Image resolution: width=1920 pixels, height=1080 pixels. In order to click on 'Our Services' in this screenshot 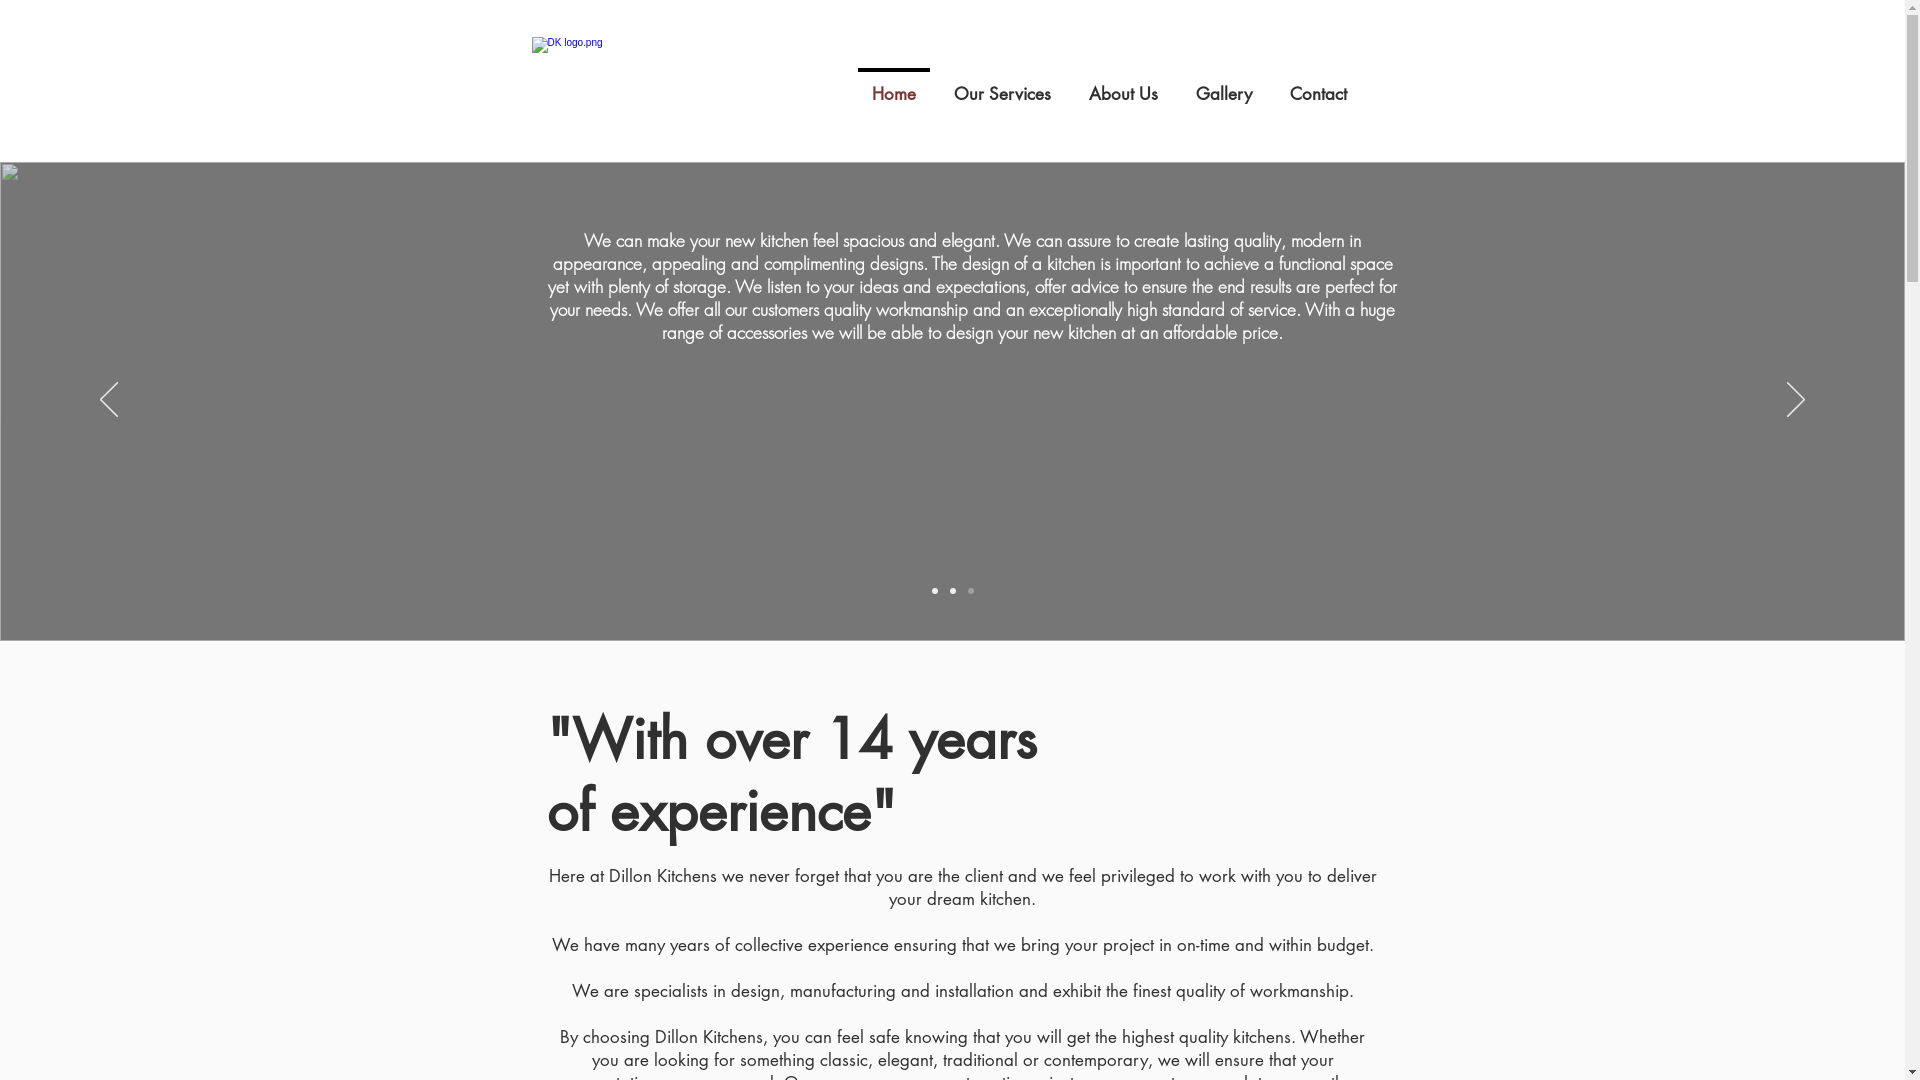, I will do `click(1001, 83)`.